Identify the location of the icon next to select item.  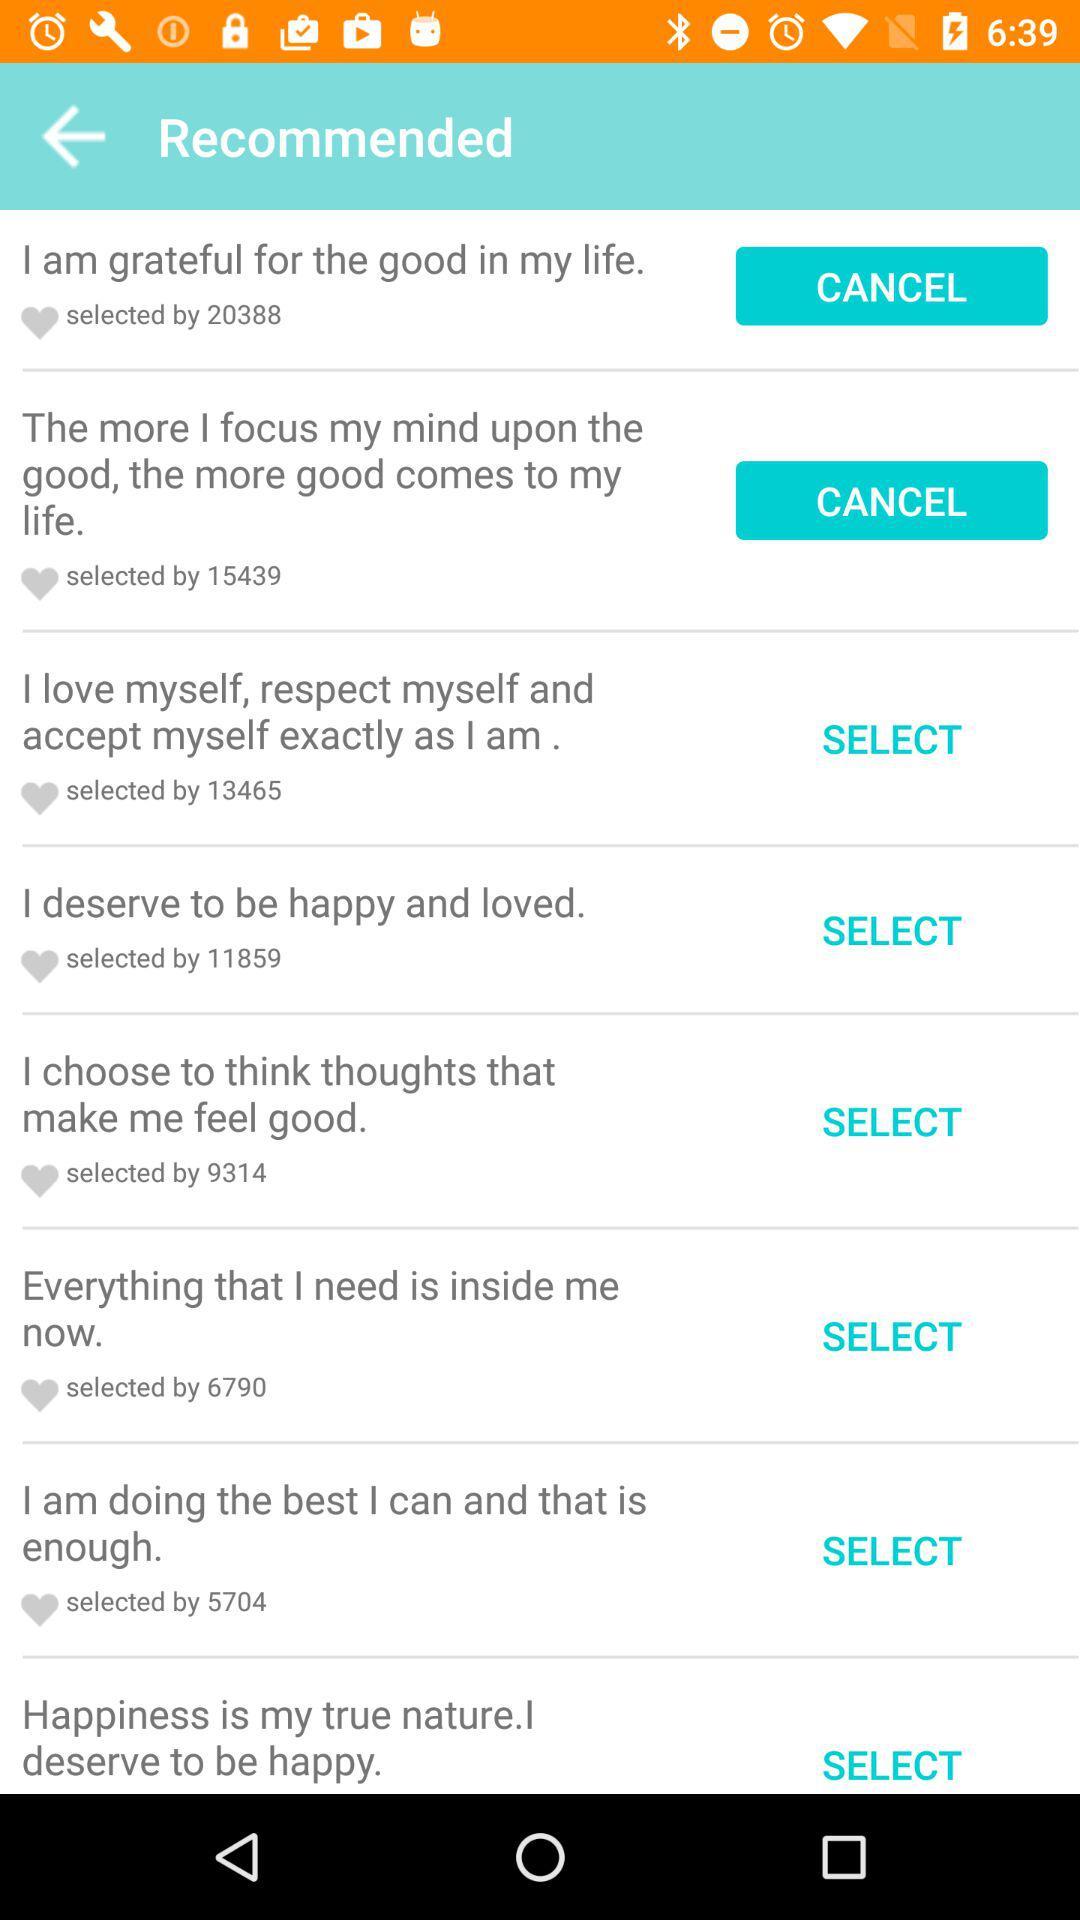
(340, 1735).